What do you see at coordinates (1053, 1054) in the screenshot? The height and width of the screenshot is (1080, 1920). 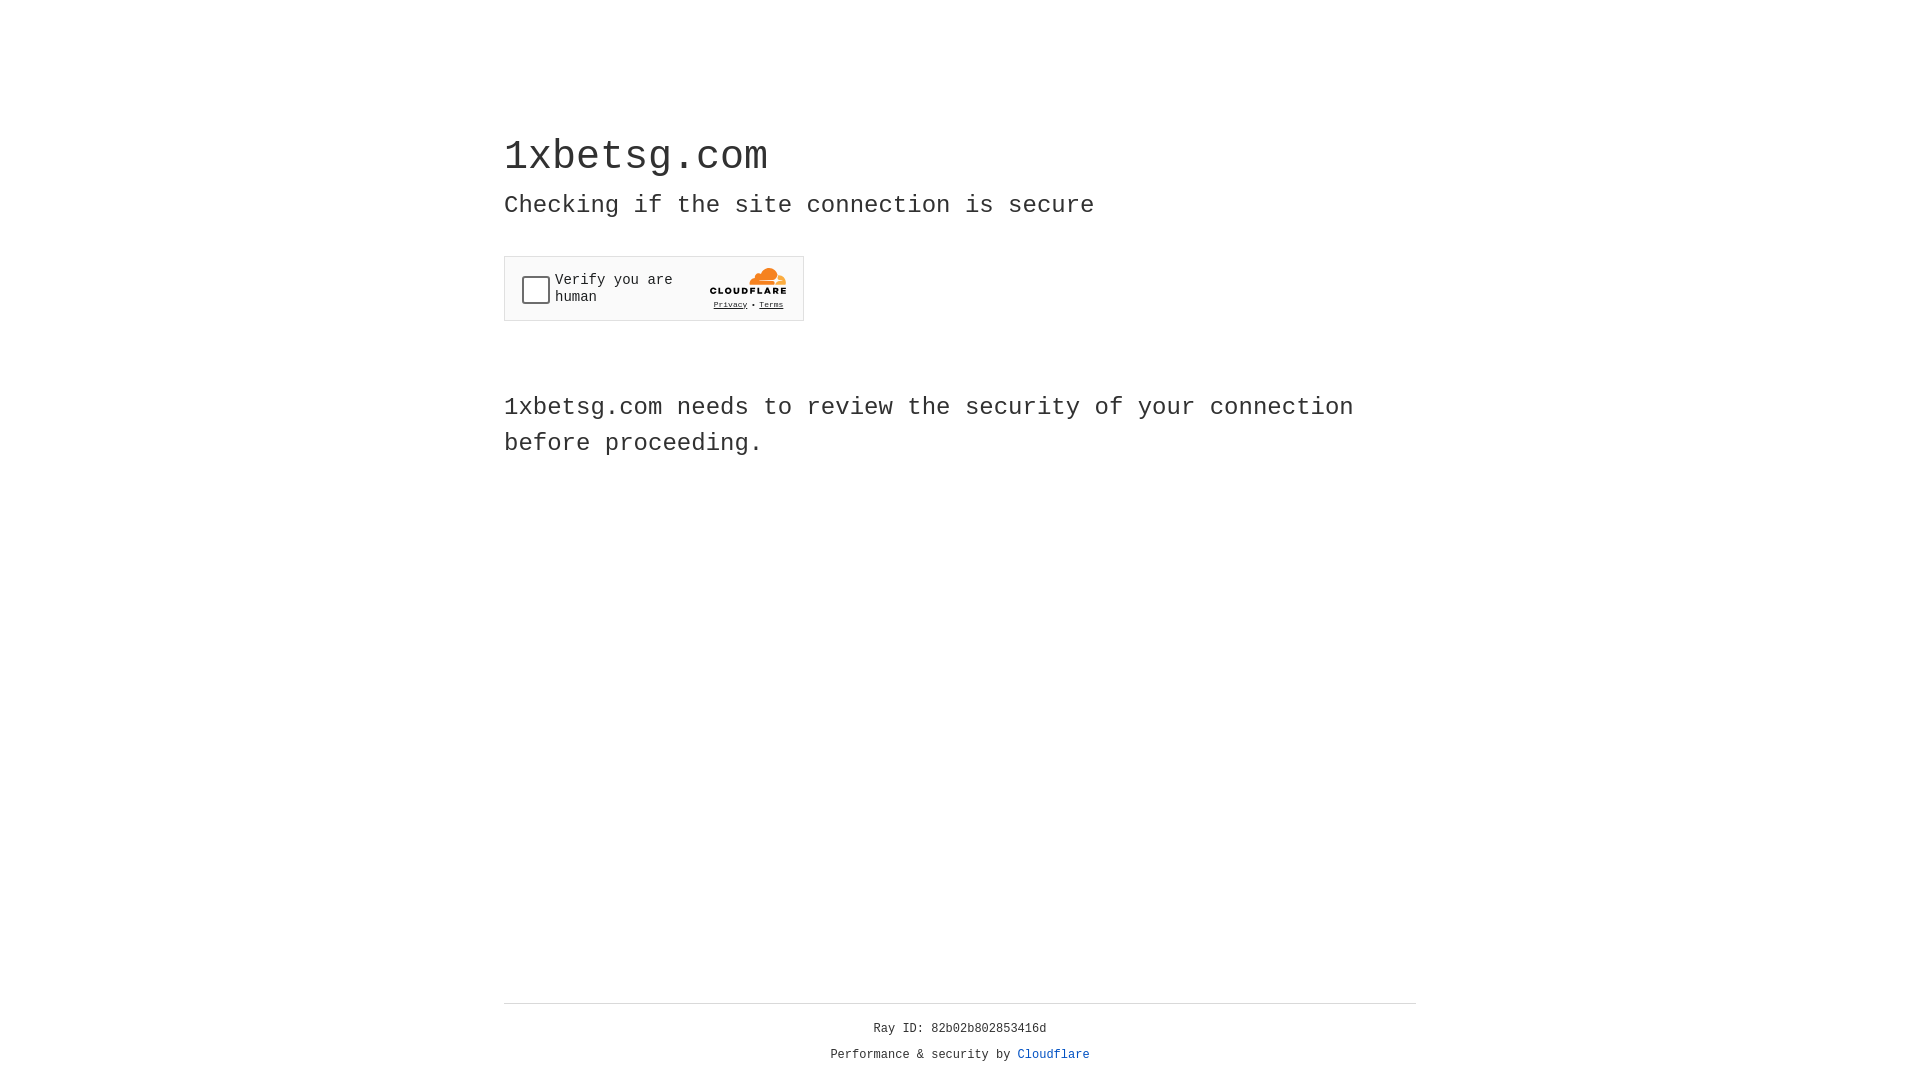 I see `'Cloudflare'` at bounding box center [1053, 1054].